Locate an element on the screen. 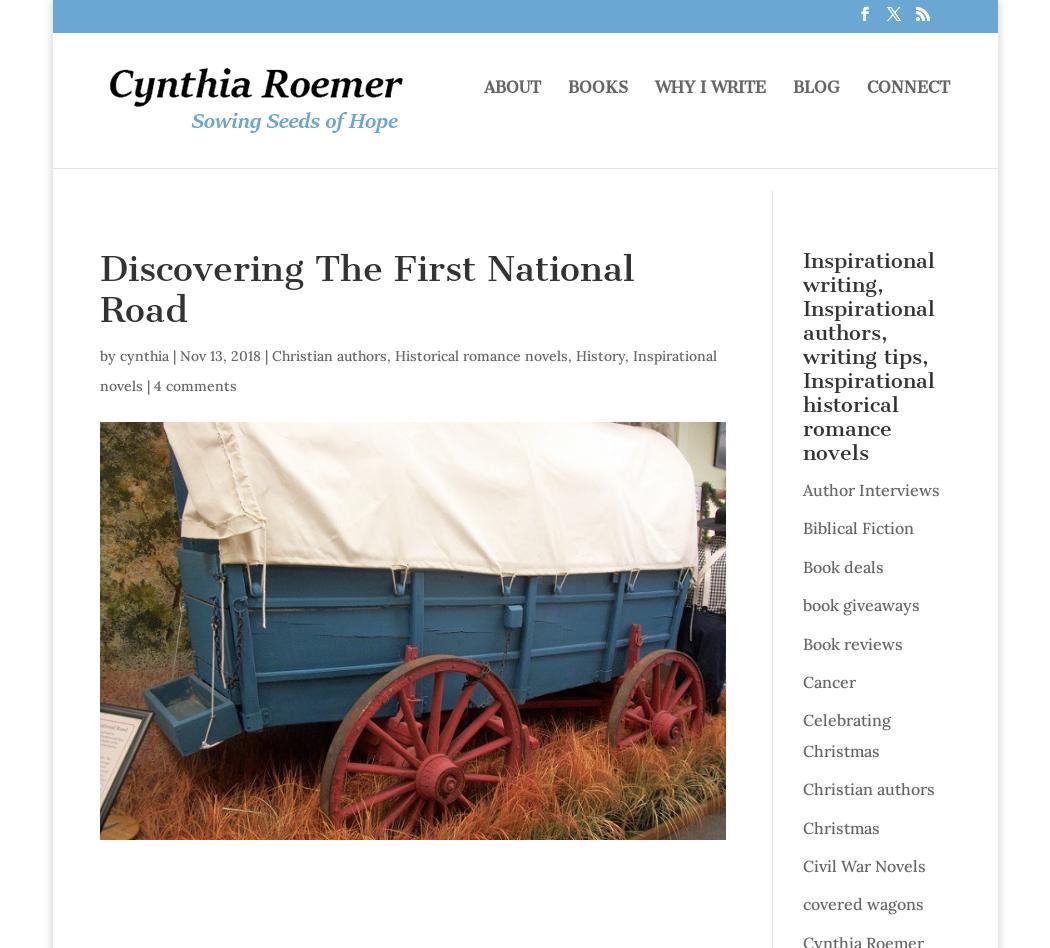 The height and width of the screenshot is (948, 1050). 'Author Interviews' is located at coordinates (800, 490).